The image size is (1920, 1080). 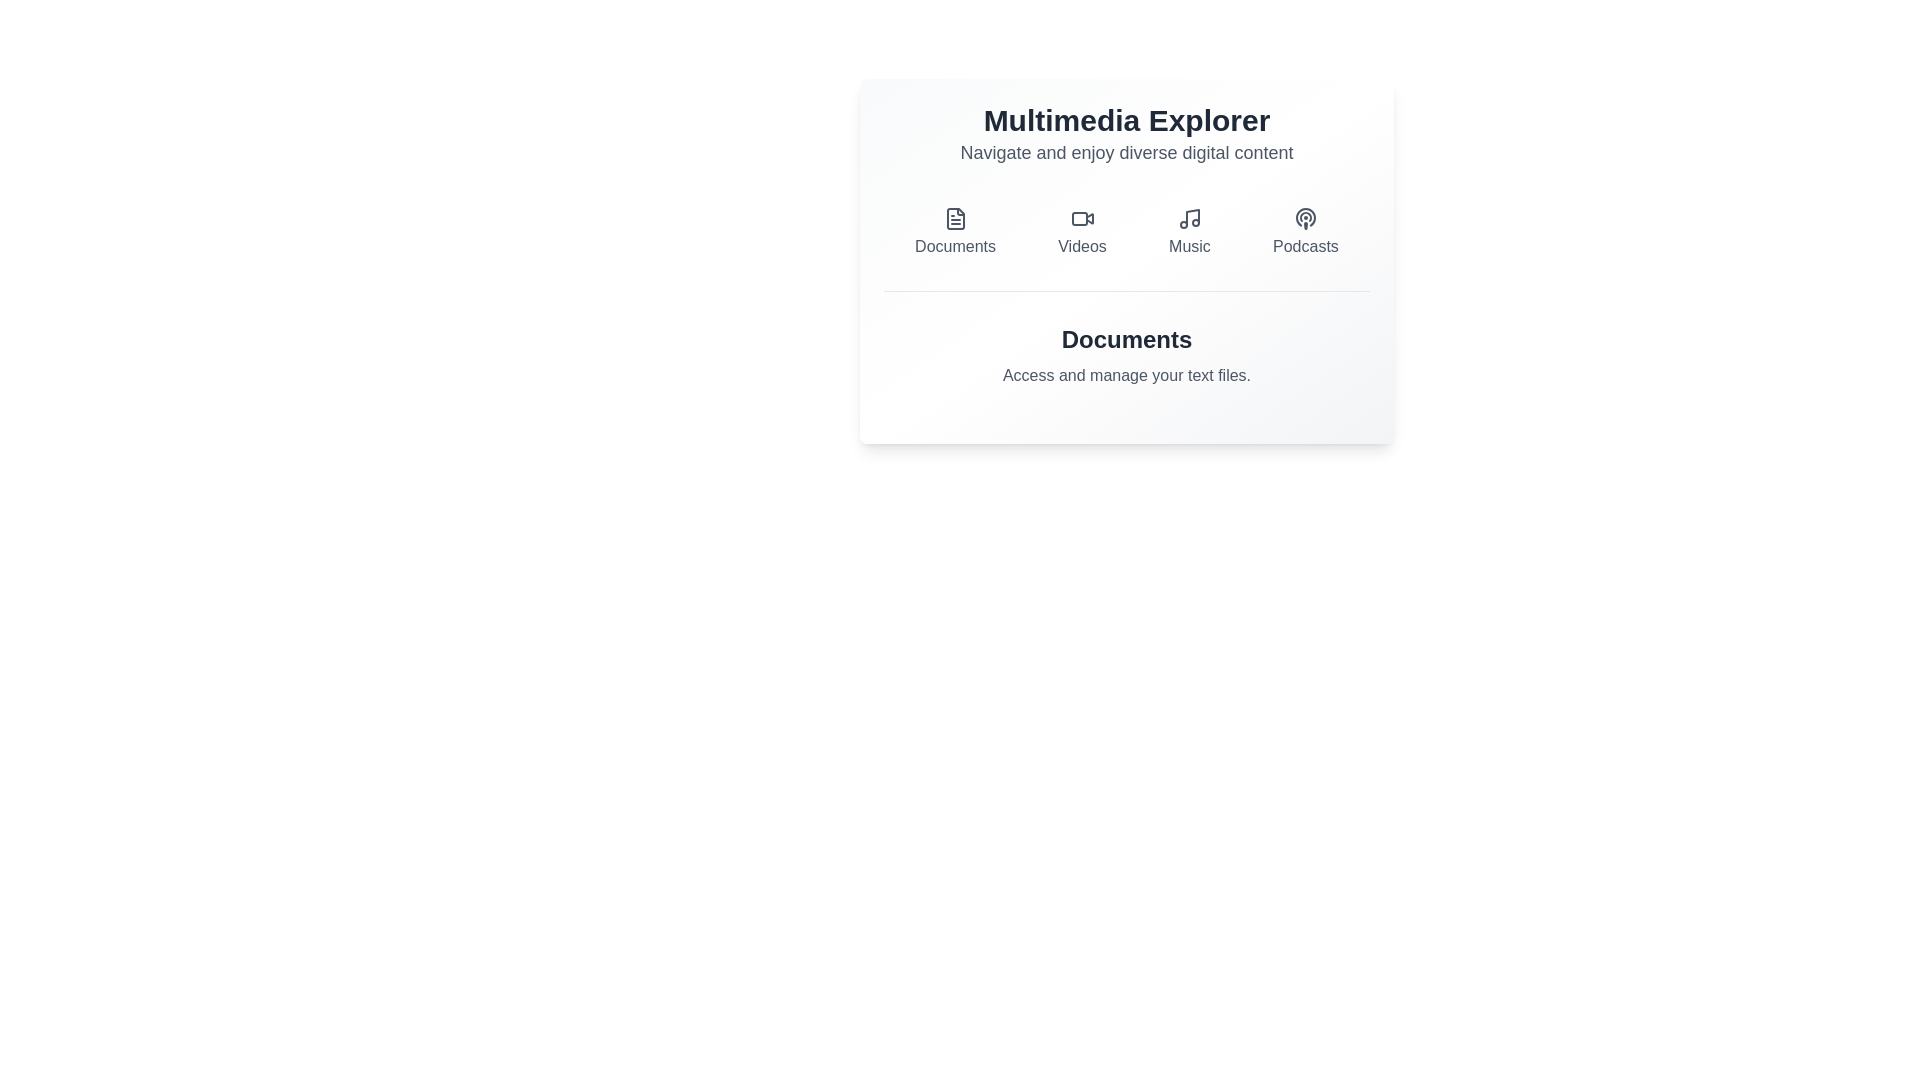 What do you see at coordinates (1190, 231) in the screenshot?
I see `the category button for Music` at bounding box center [1190, 231].